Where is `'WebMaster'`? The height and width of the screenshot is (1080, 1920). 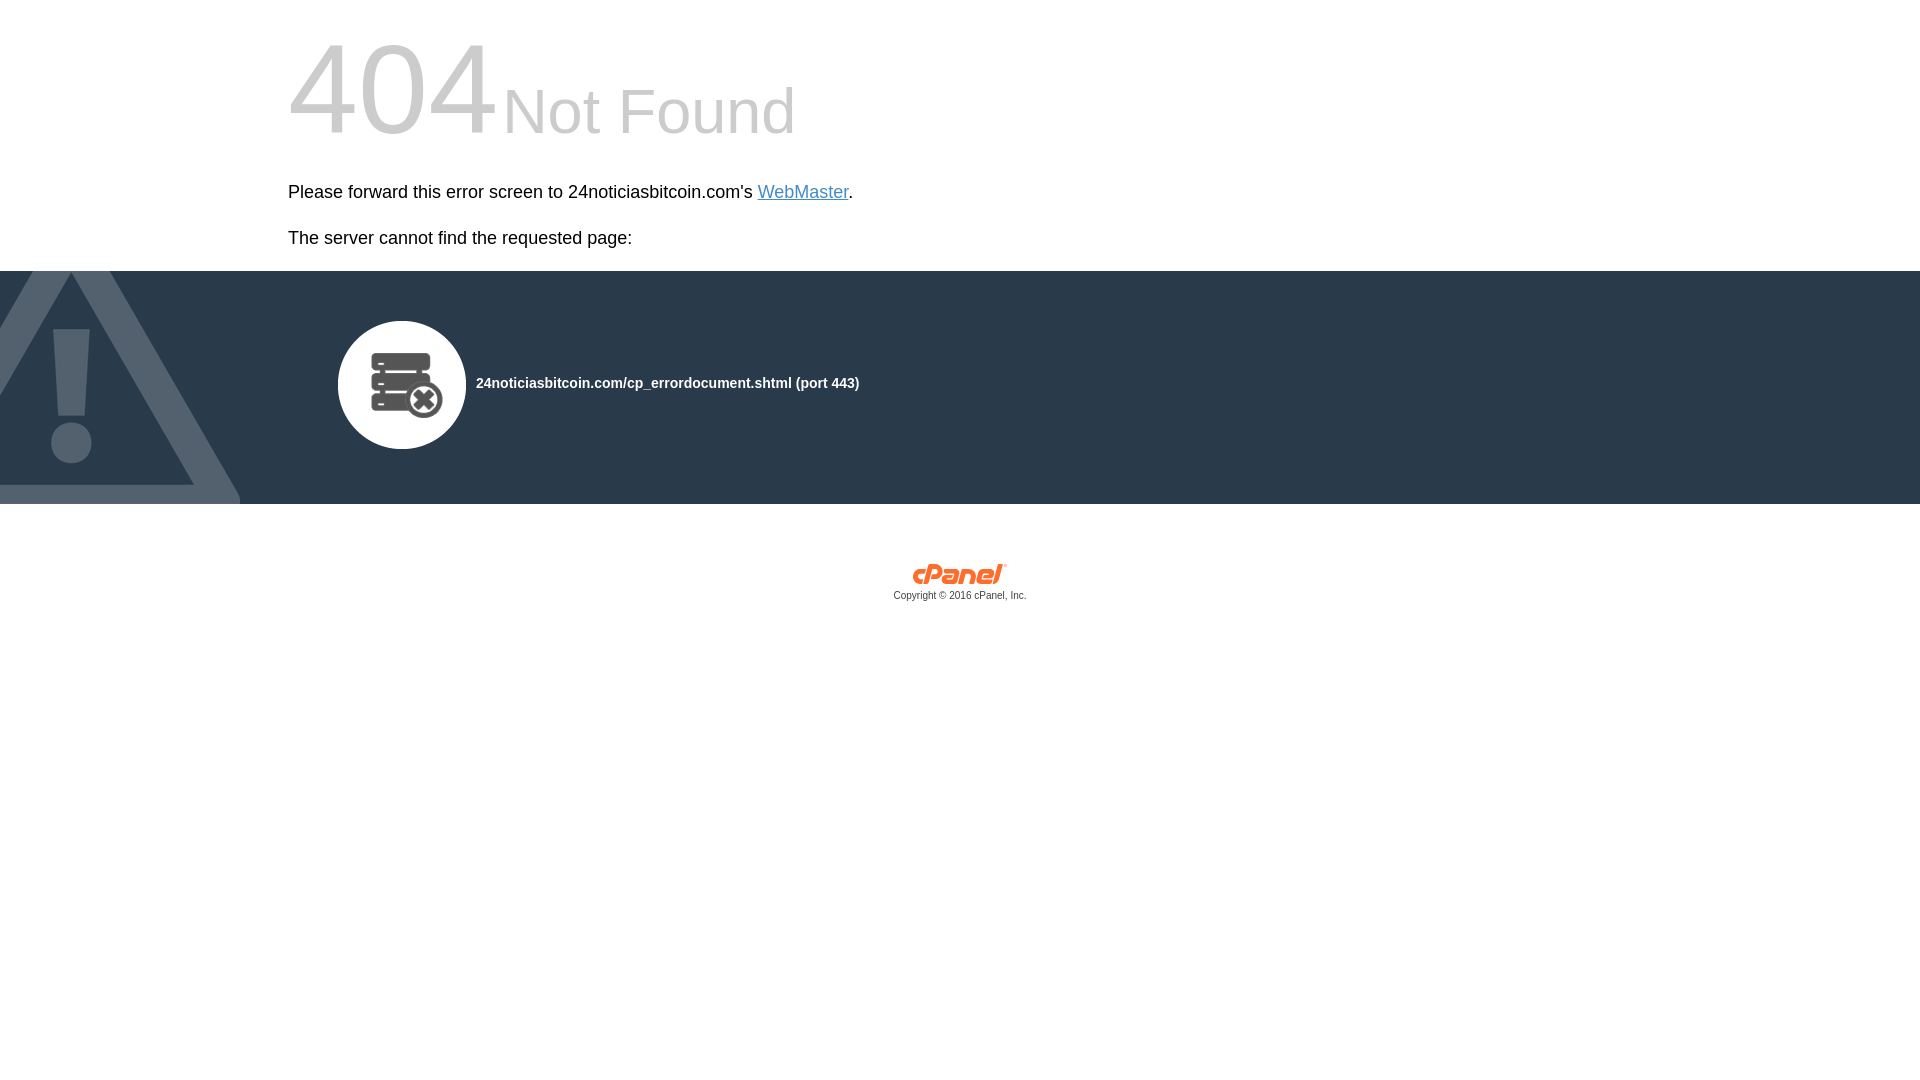 'WebMaster' is located at coordinates (803, 192).